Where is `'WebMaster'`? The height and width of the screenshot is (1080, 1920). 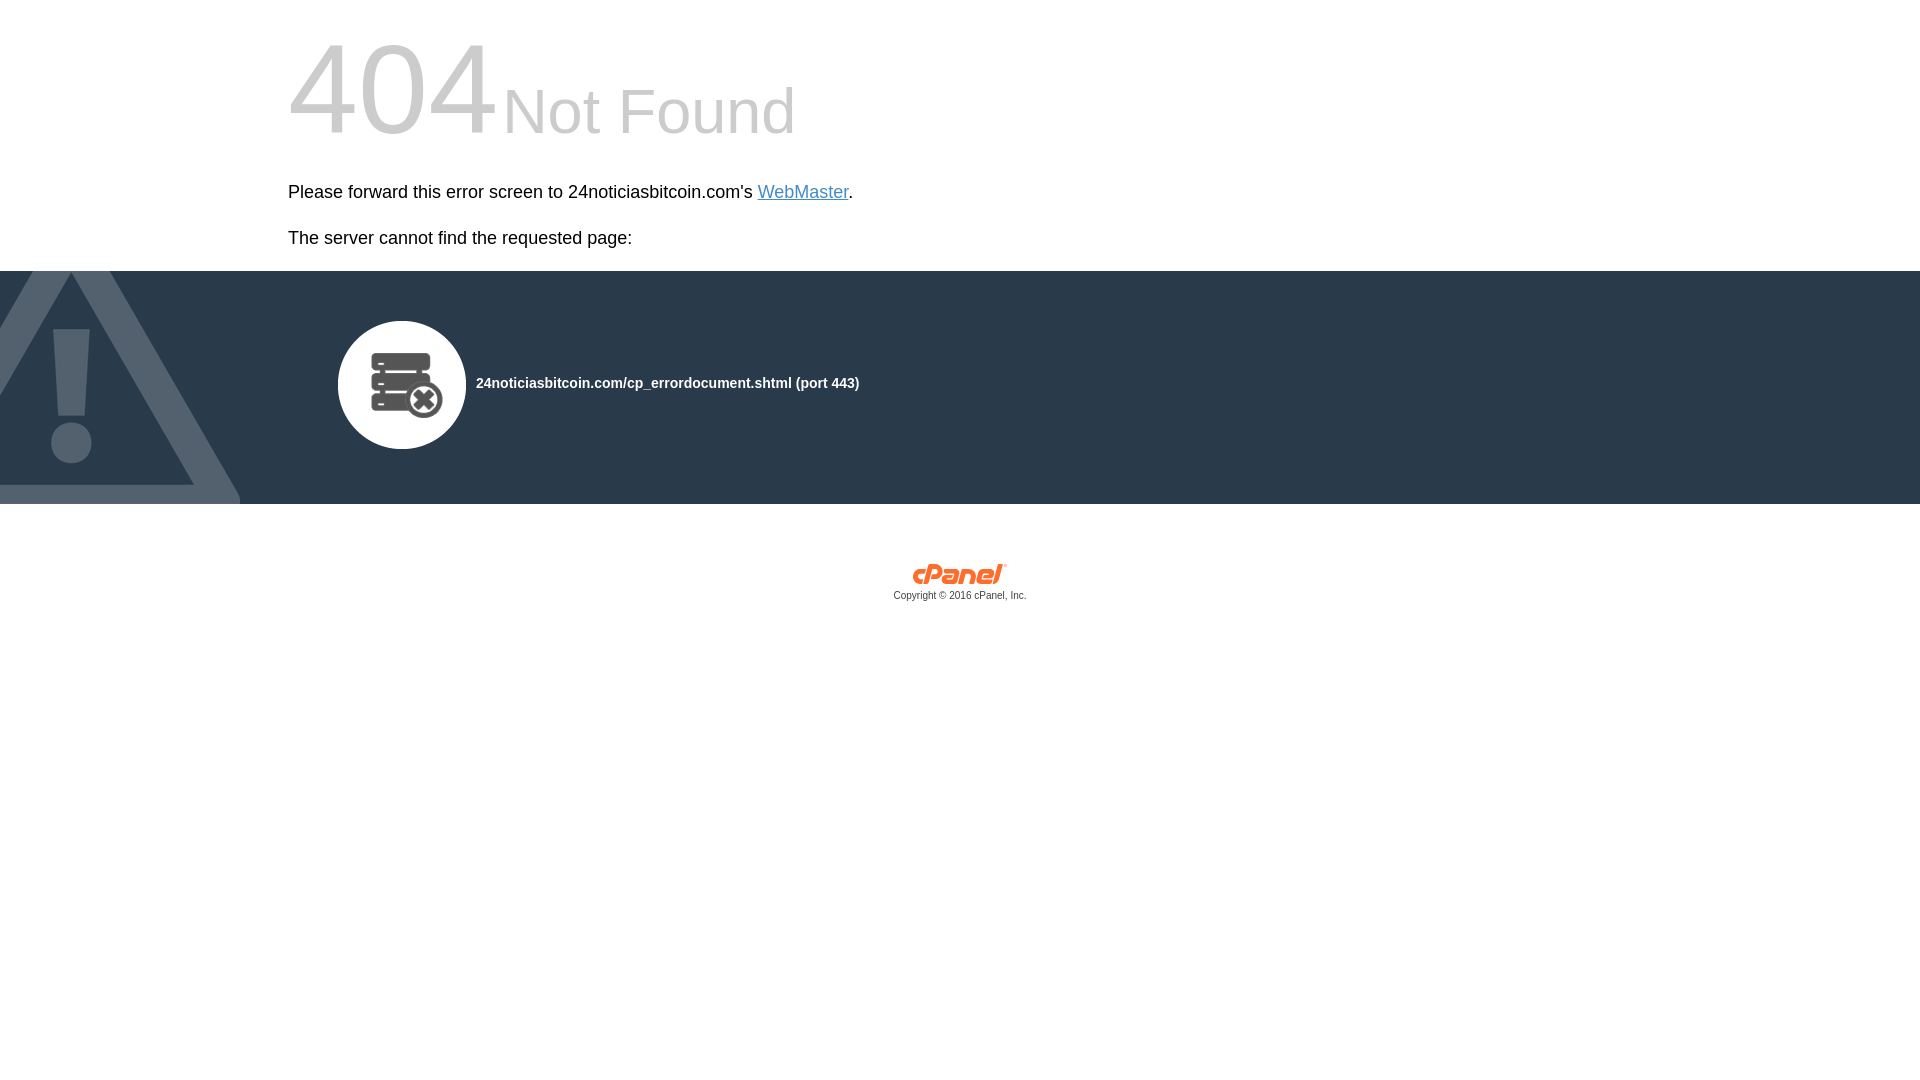 'WebMaster' is located at coordinates (803, 192).